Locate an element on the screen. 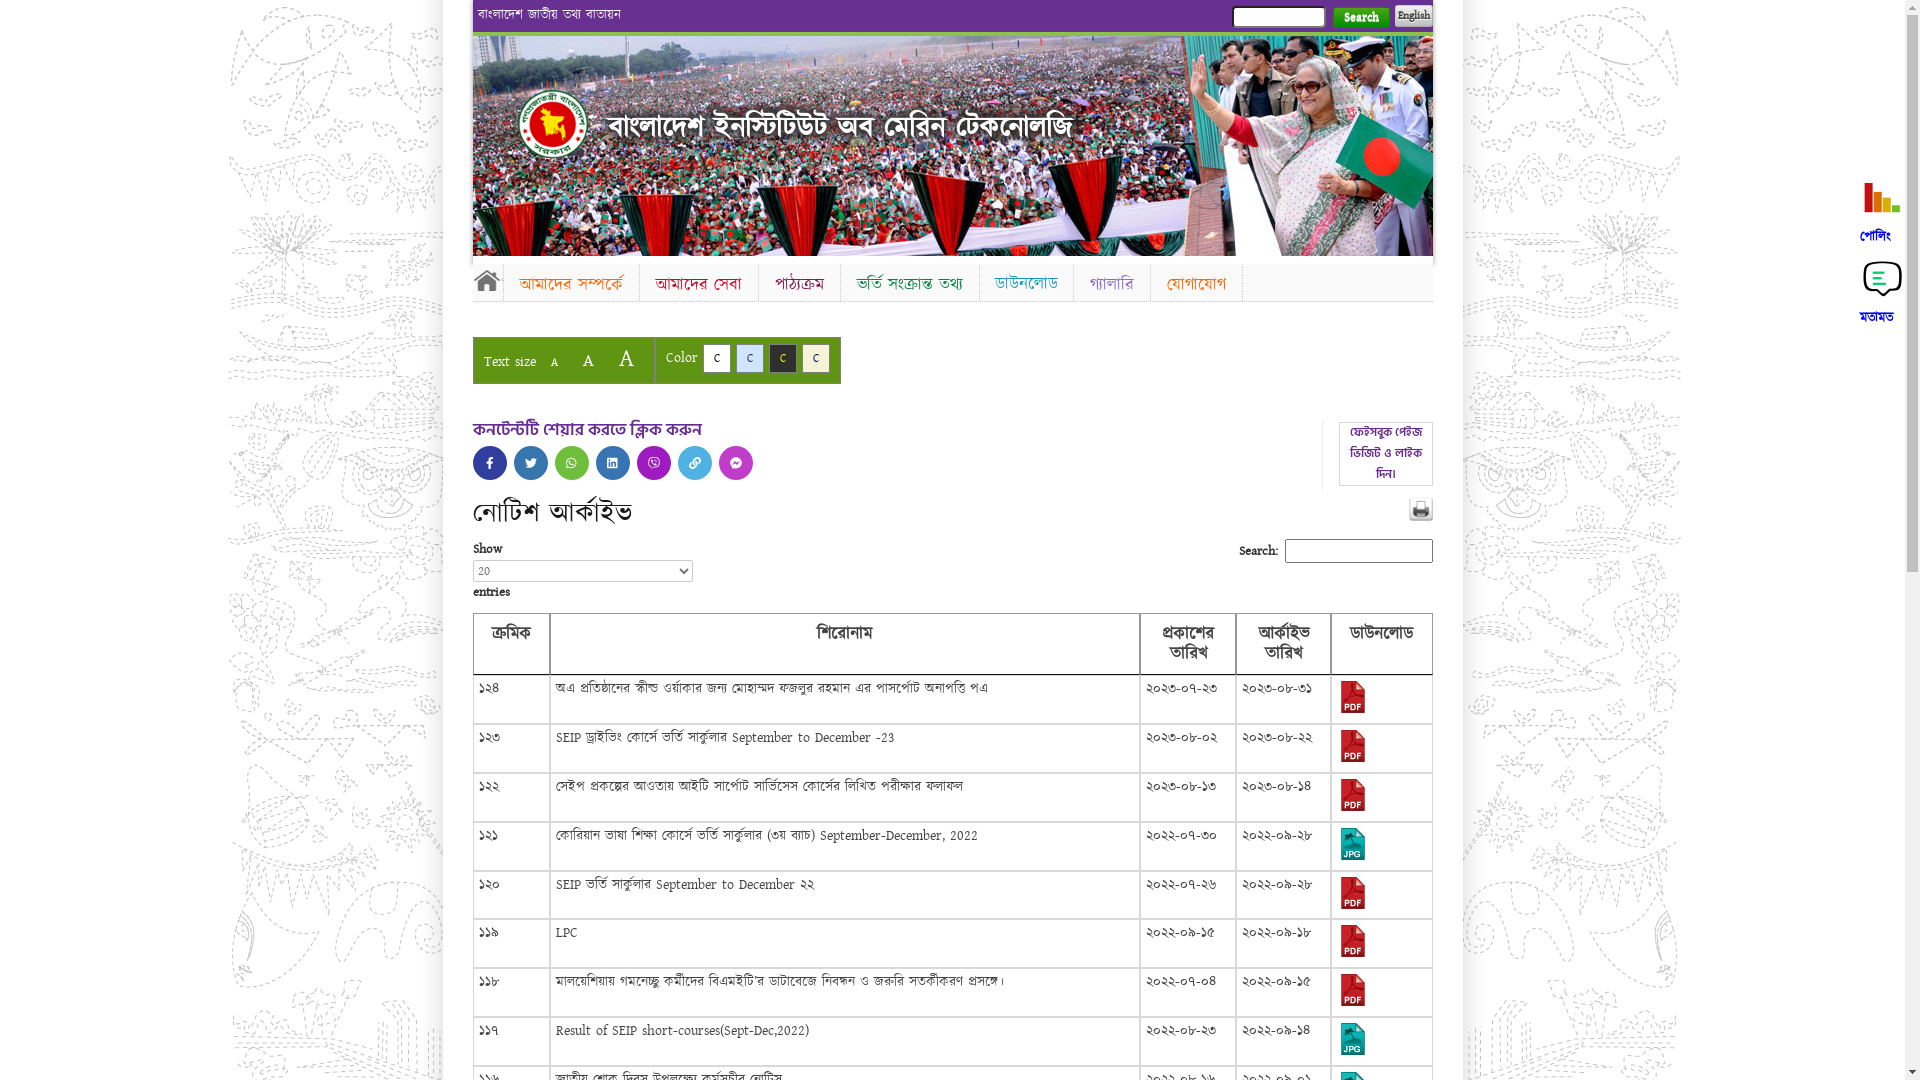 Image resolution: width=1920 pixels, height=1080 pixels. 'C' is located at coordinates (715, 357).